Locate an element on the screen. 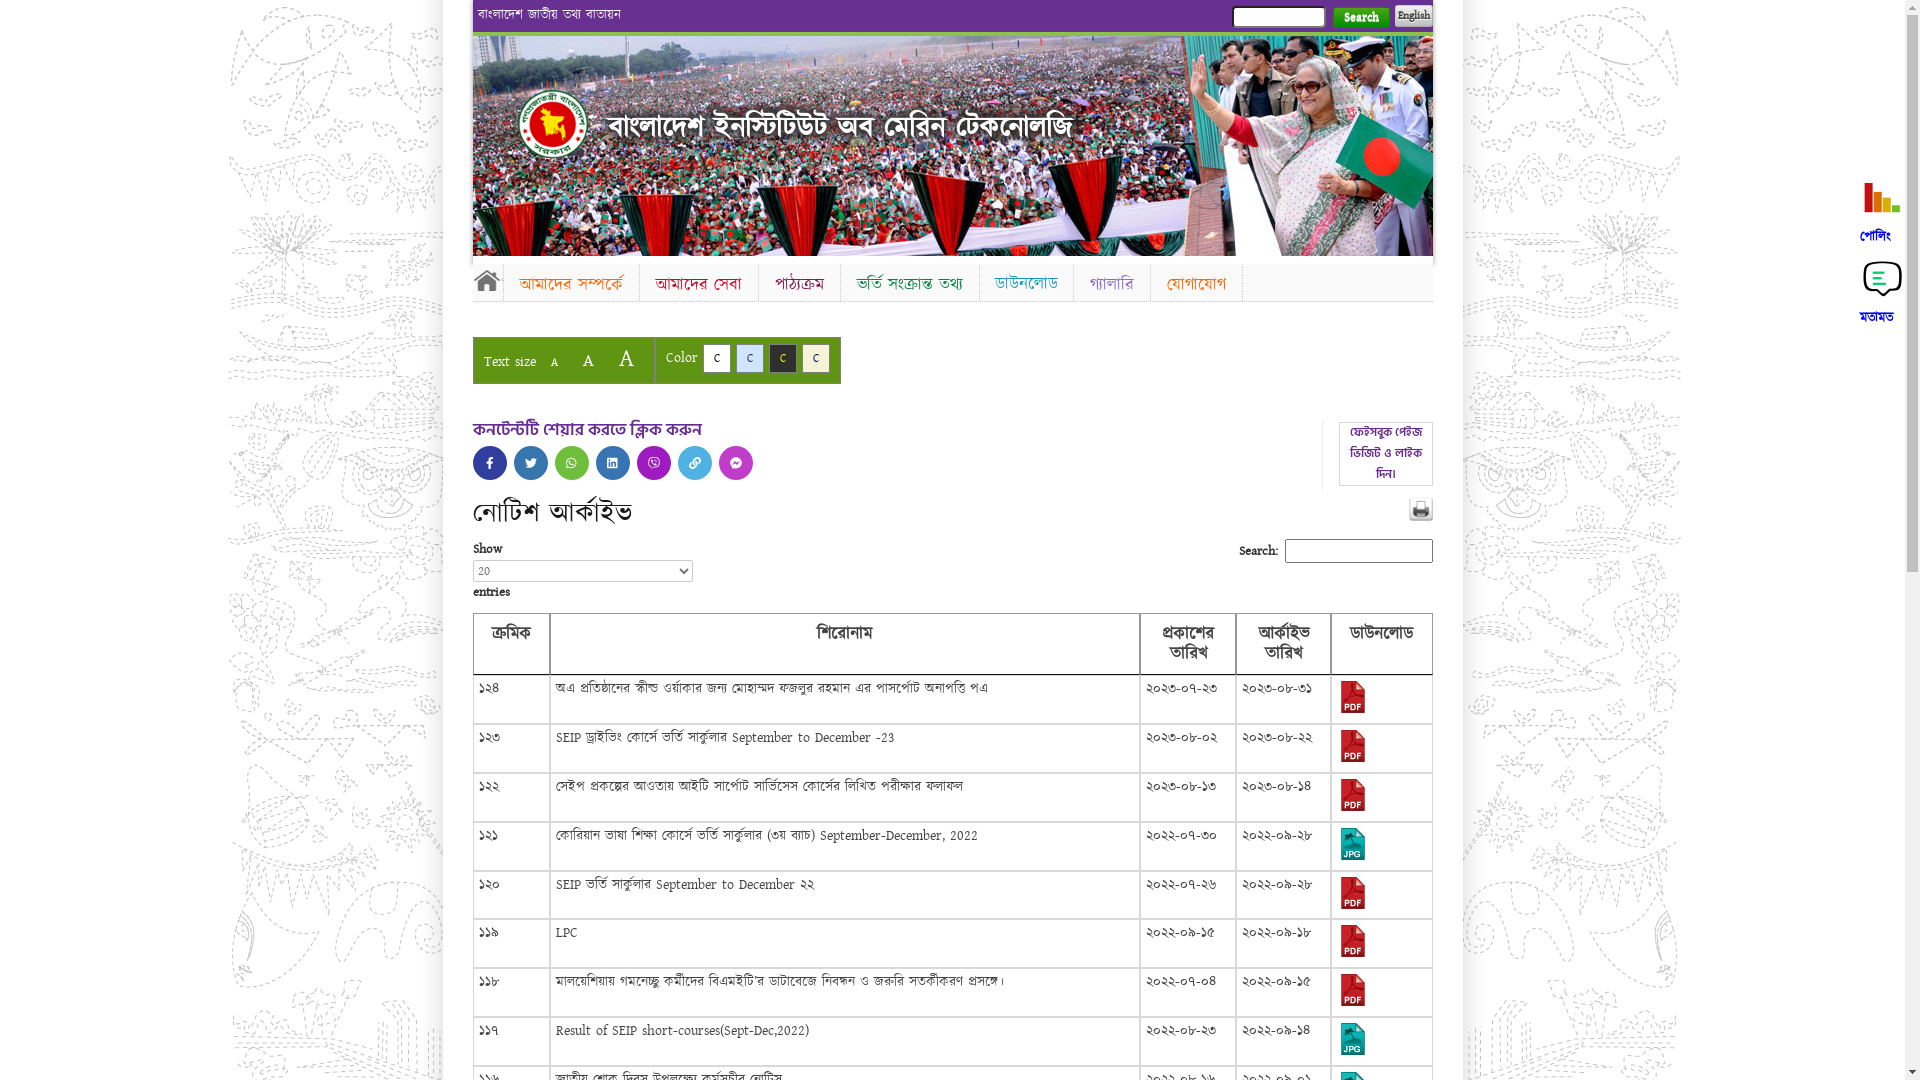 Image resolution: width=1920 pixels, height=1080 pixels. 'C' is located at coordinates (715, 357).